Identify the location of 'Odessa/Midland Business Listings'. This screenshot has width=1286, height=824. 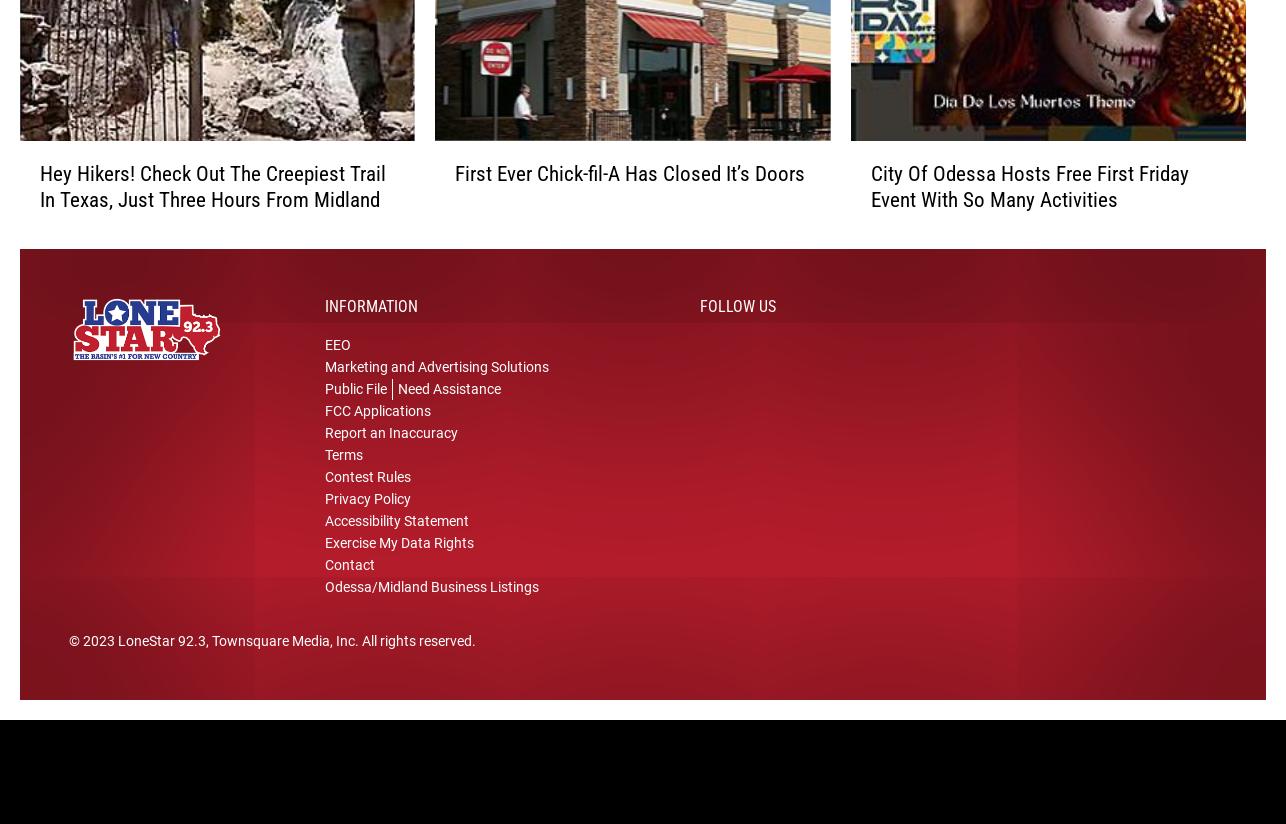
(430, 603).